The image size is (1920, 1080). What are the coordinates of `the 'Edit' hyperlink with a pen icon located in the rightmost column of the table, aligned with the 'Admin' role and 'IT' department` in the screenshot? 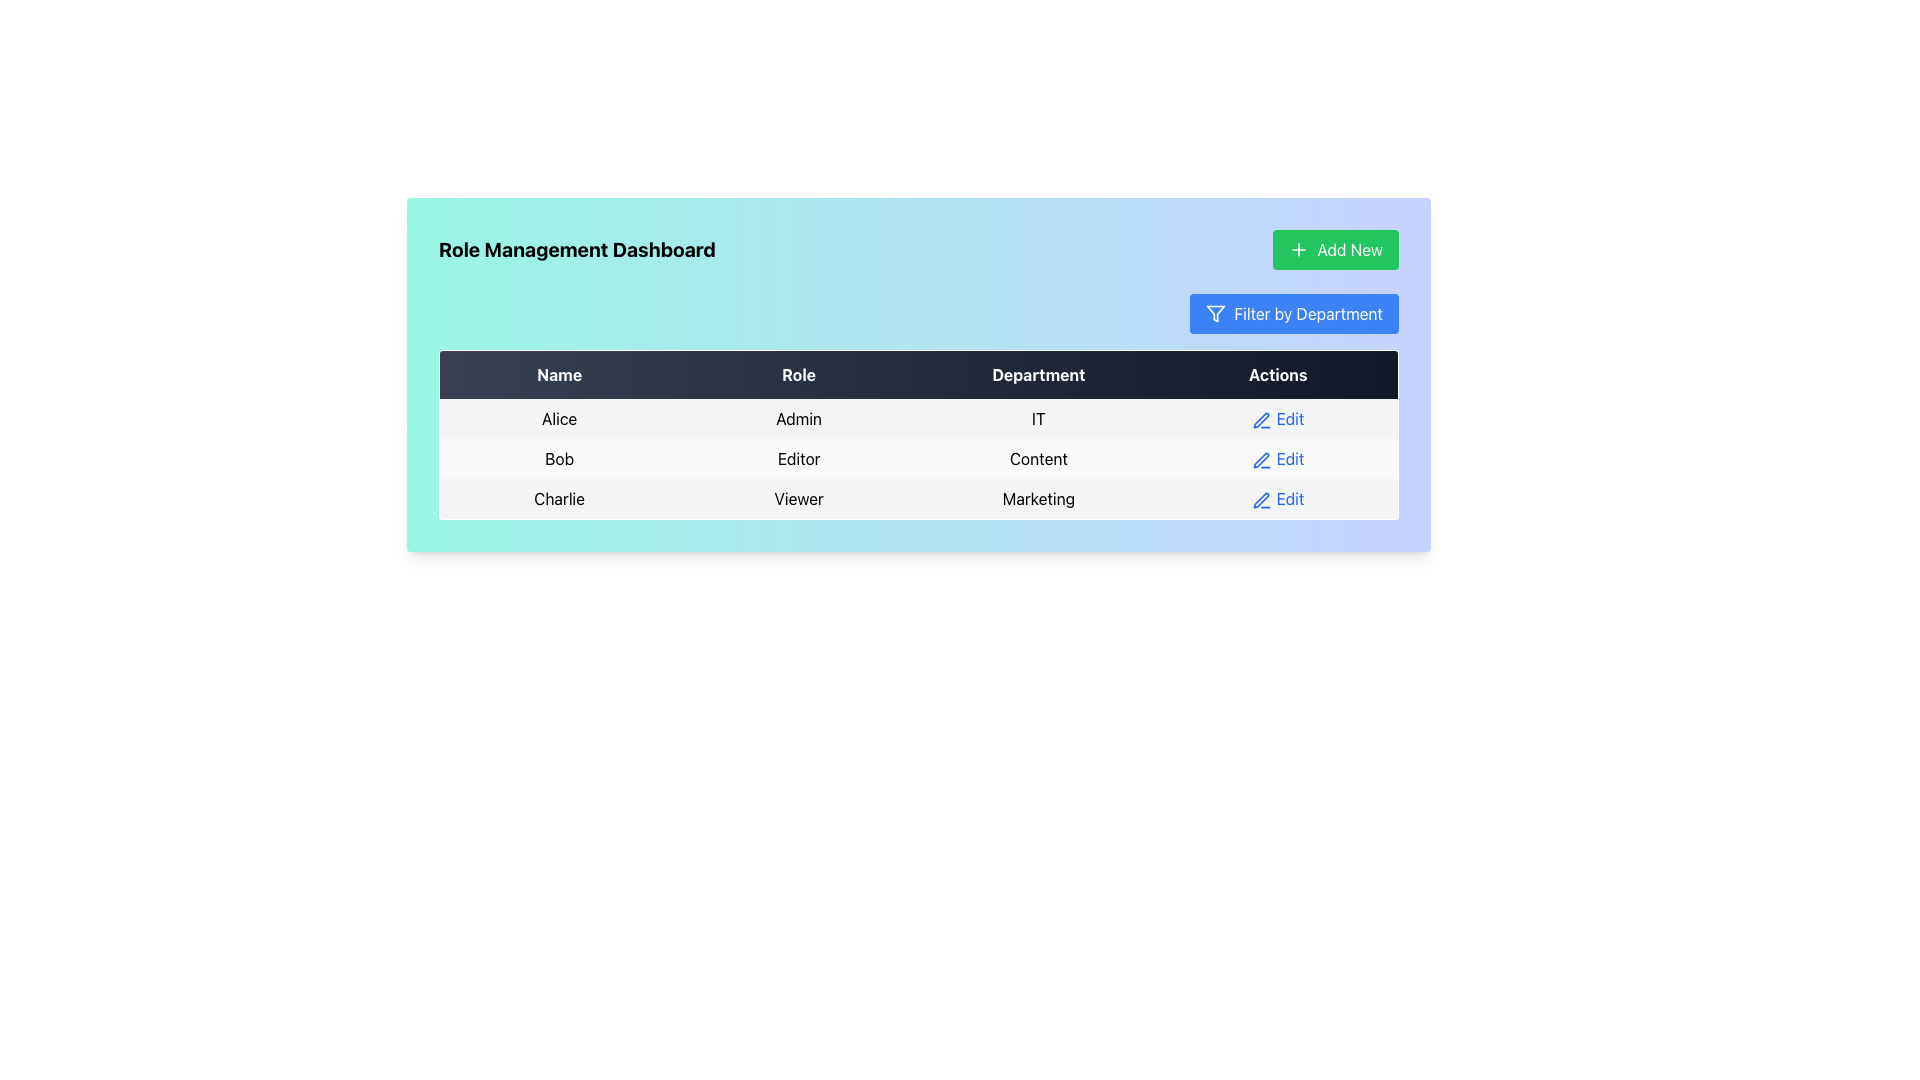 It's located at (1277, 418).